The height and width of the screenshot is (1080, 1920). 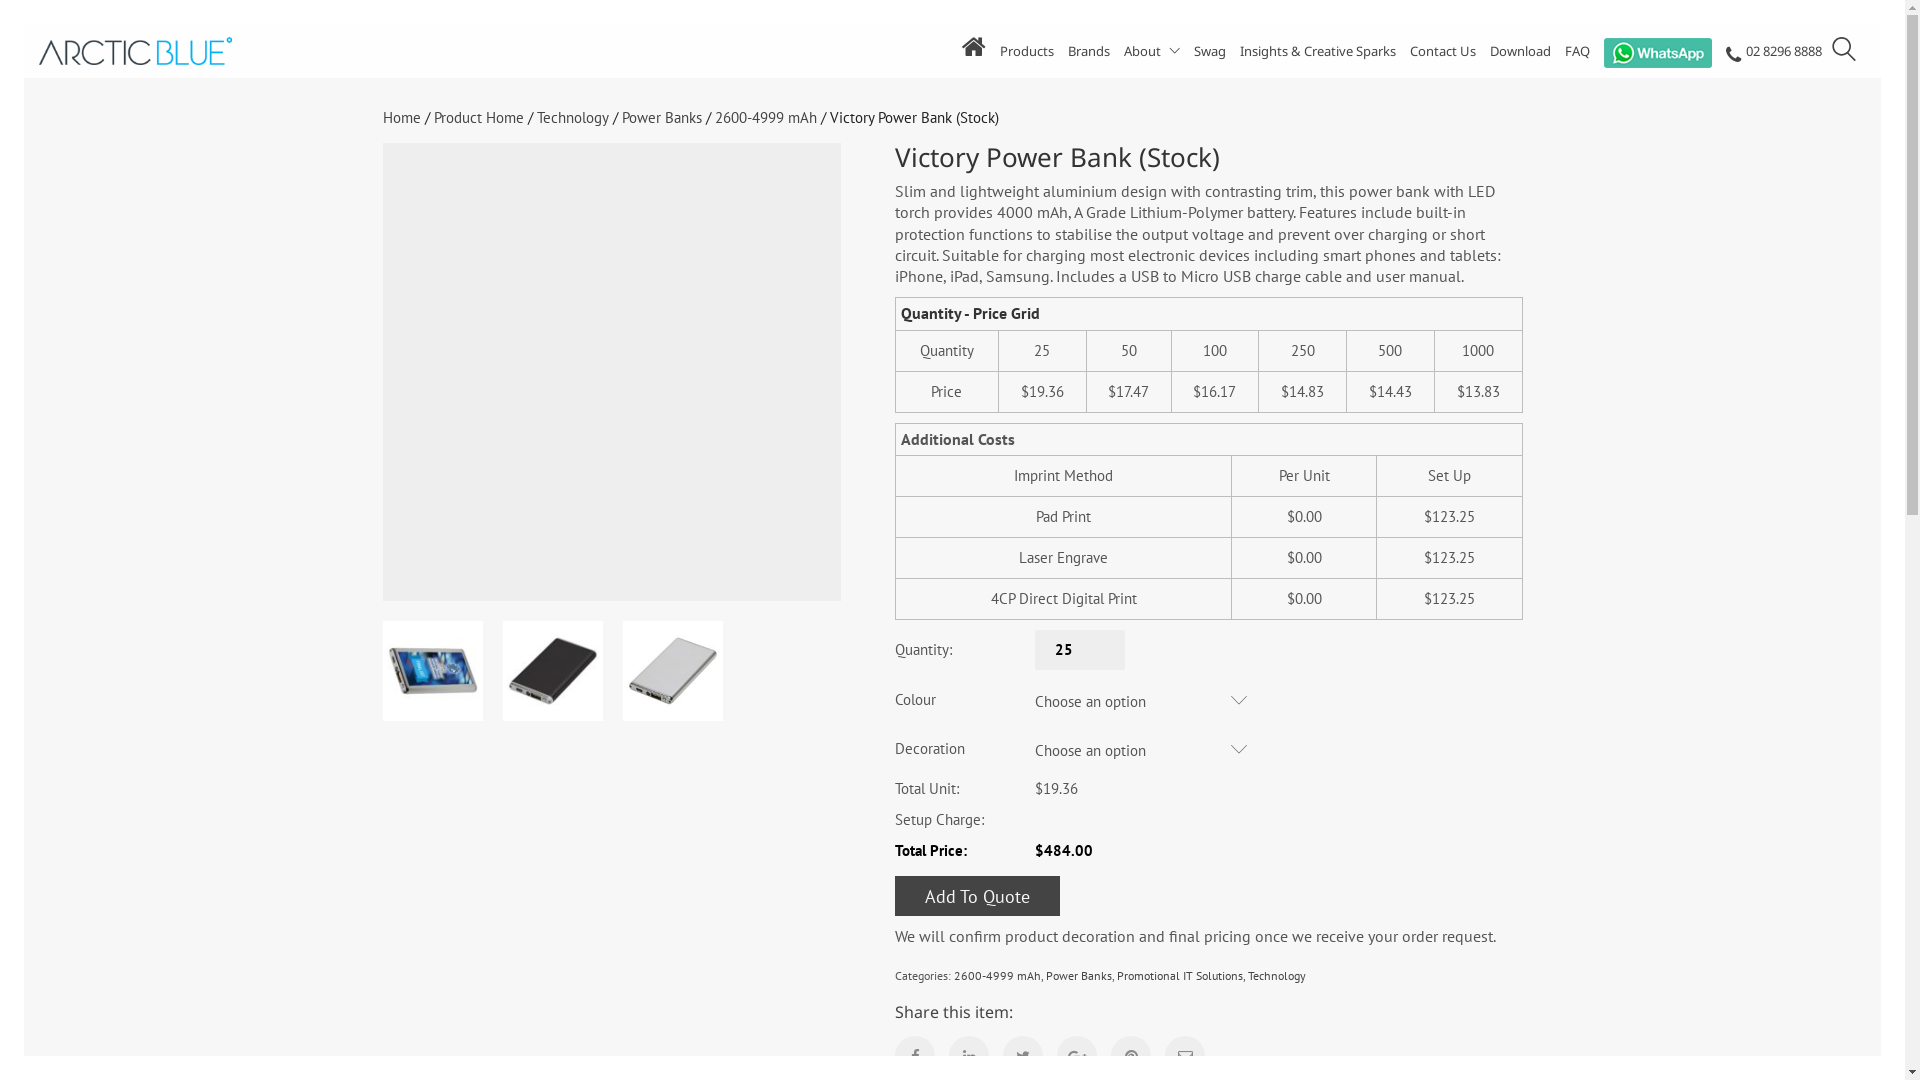 What do you see at coordinates (1208, 50) in the screenshot?
I see `'Swag'` at bounding box center [1208, 50].